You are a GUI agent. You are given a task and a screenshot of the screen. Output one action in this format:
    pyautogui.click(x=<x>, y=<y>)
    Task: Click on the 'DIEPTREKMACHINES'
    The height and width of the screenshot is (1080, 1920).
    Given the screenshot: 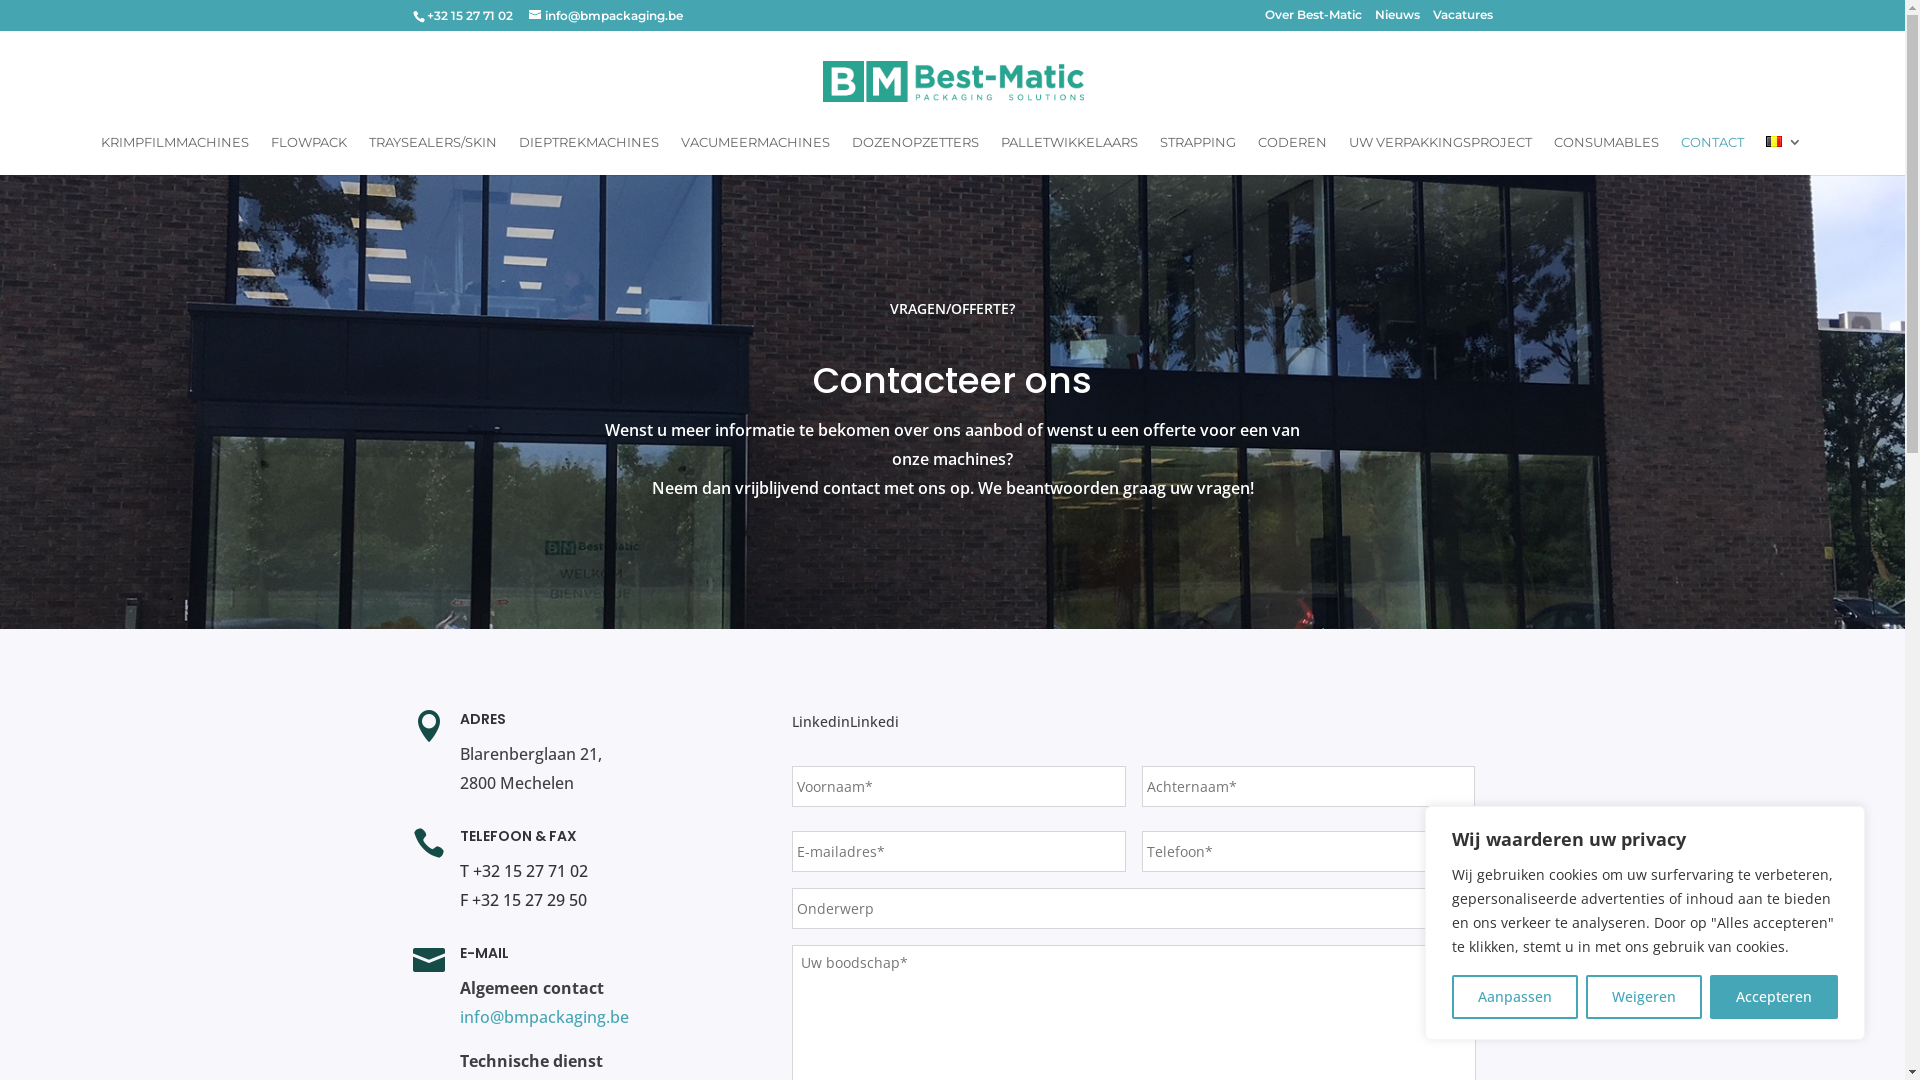 What is the action you would take?
    pyautogui.click(x=588, y=153)
    